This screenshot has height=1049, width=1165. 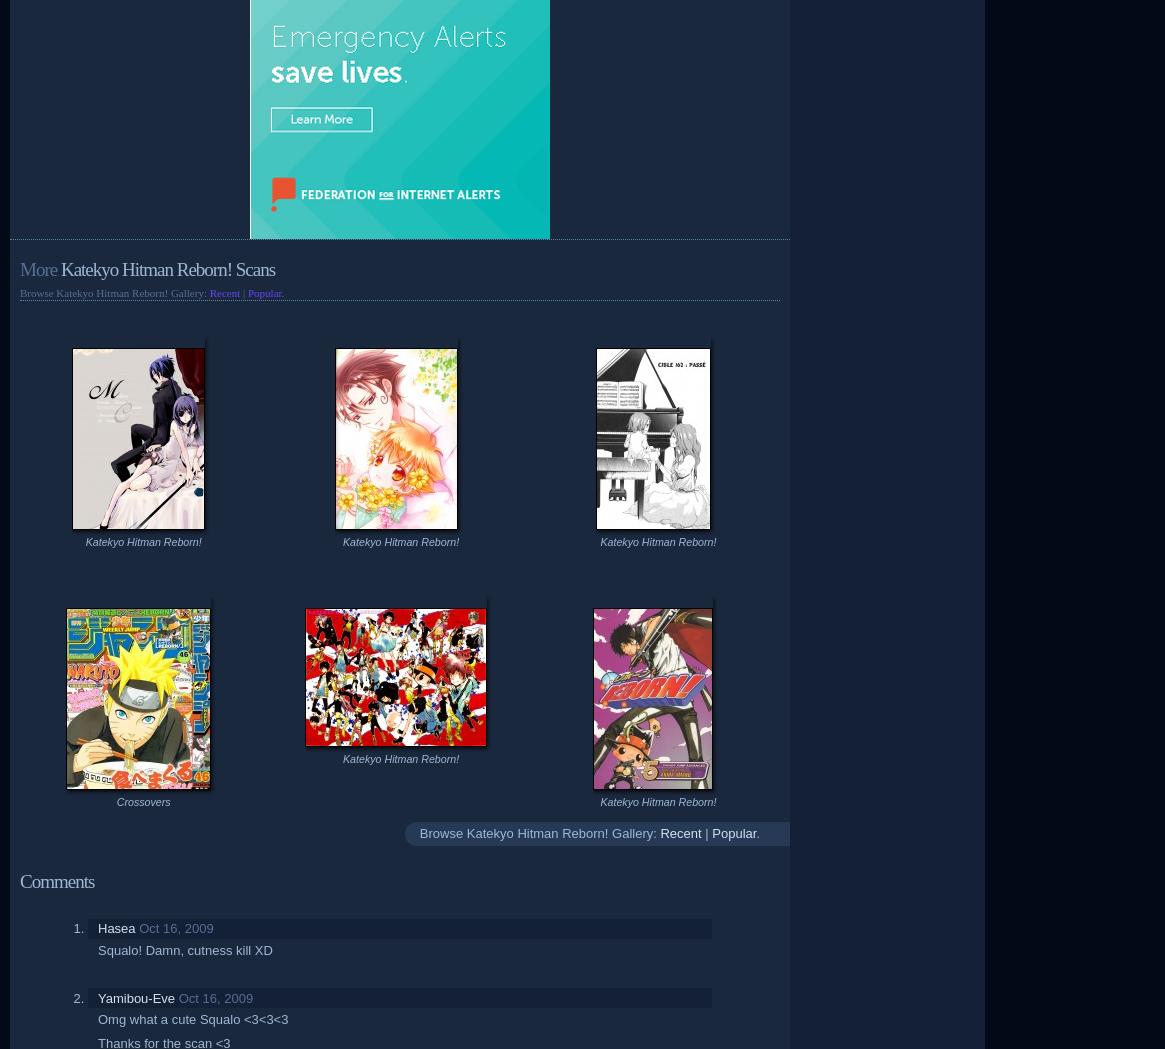 What do you see at coordinates (136, 996) in the screenshot?
I see `'Yamibou-Eve'` at bounding box center [136, 996].